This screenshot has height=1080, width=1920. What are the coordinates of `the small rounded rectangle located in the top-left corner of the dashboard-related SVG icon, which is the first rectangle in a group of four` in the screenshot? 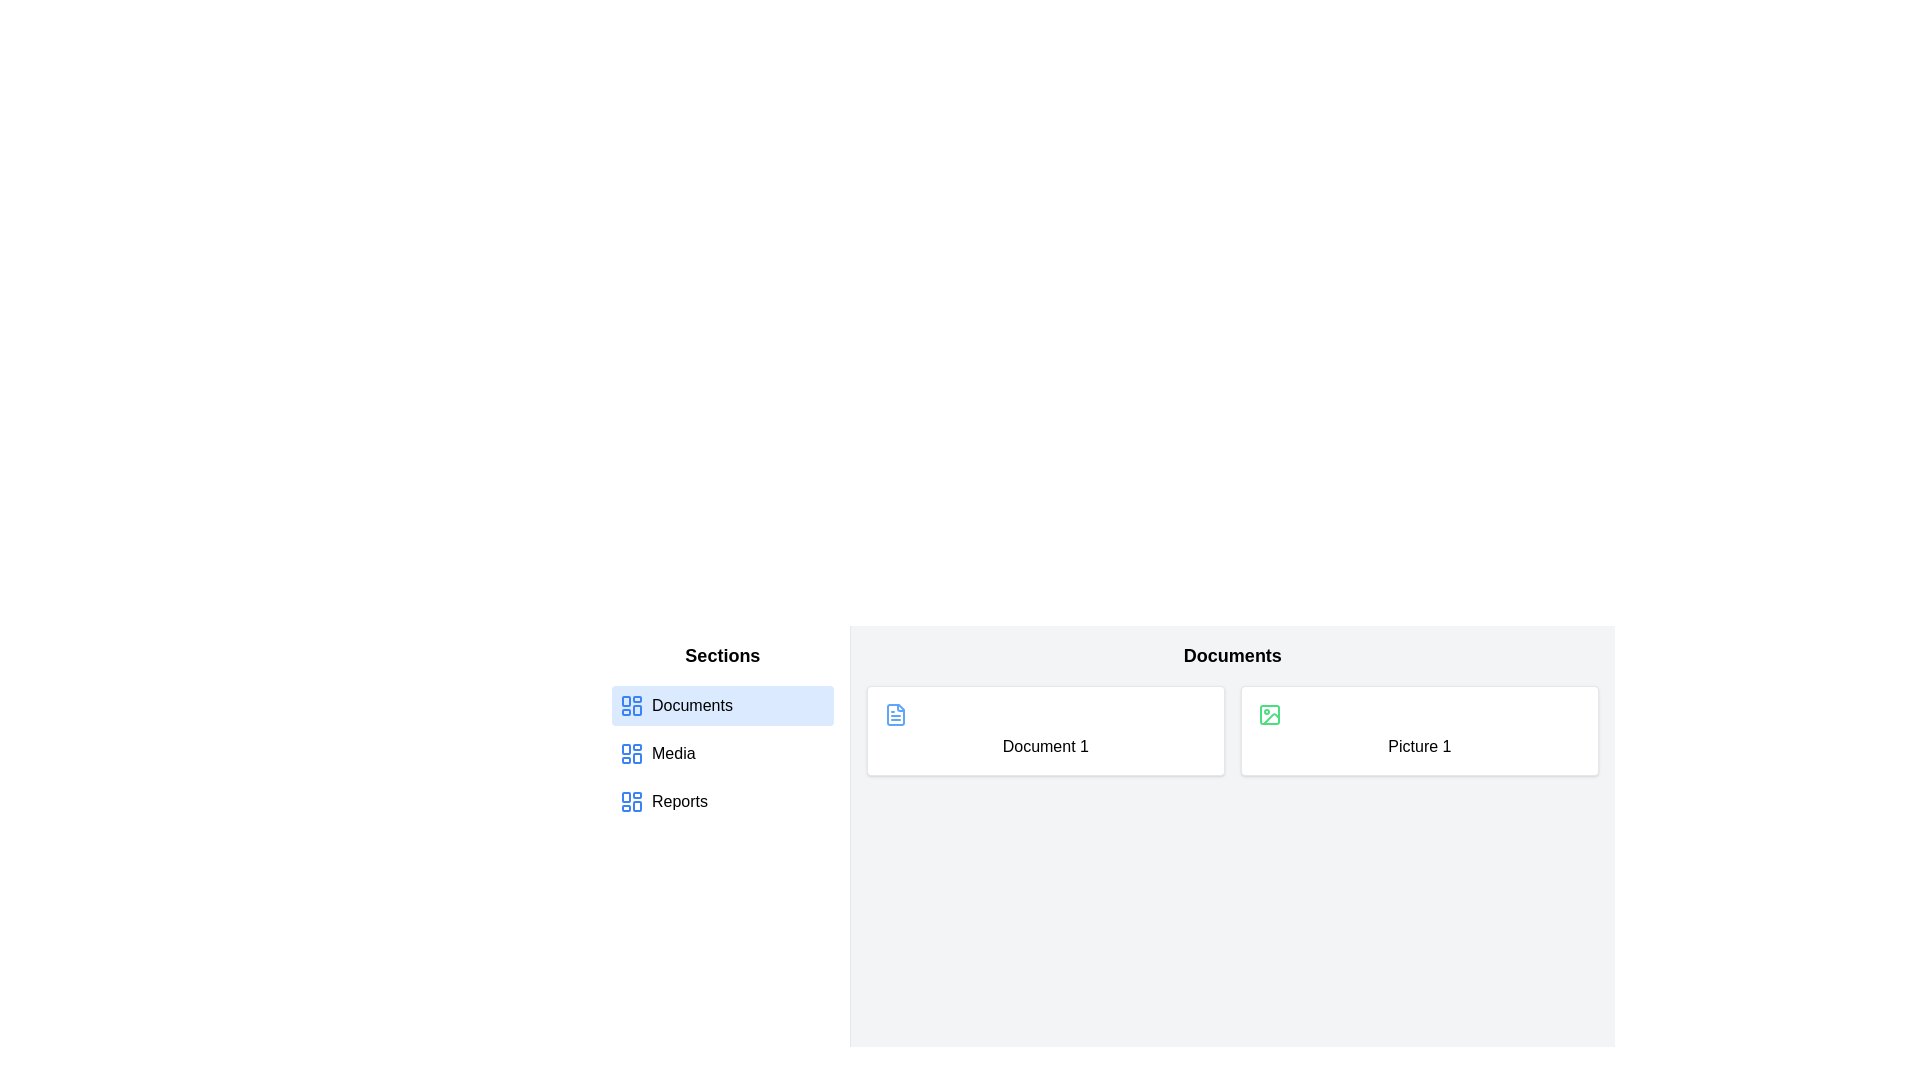 It's located at (625, 700).